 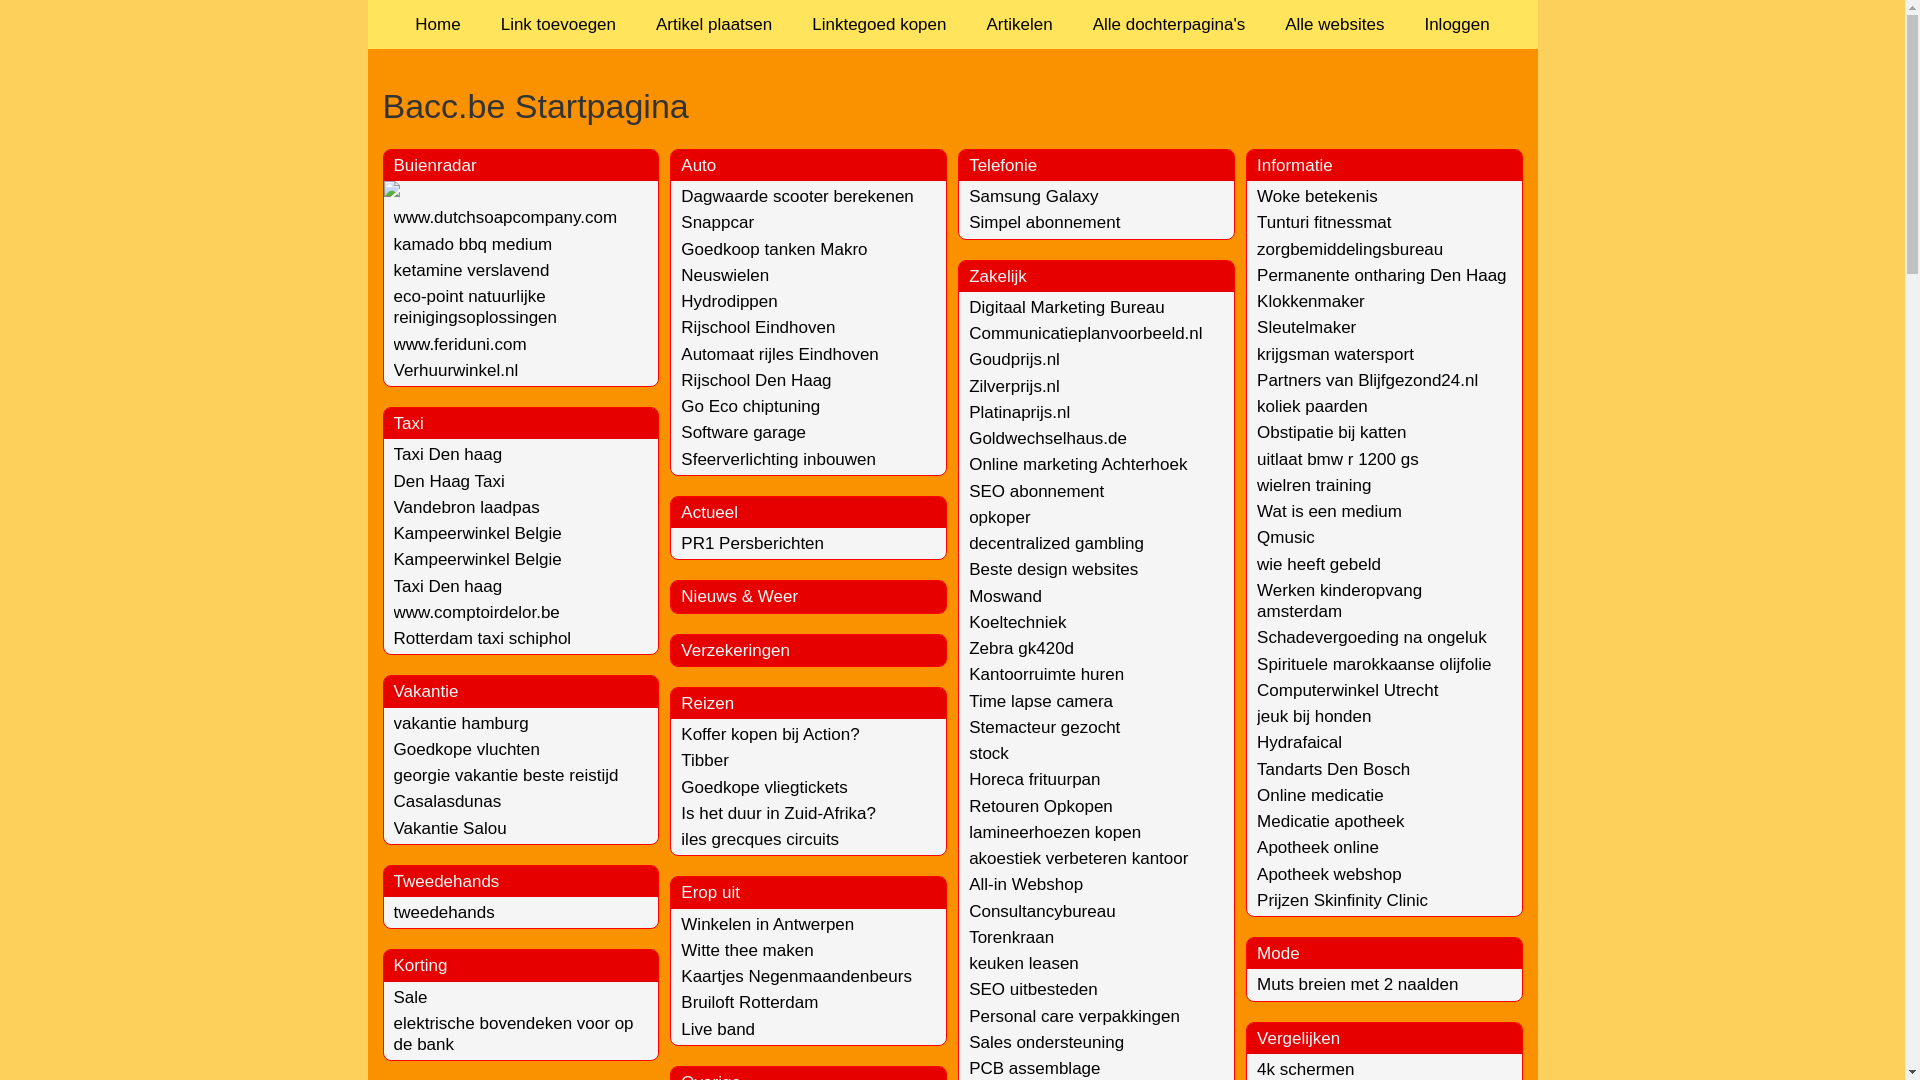 I want to click on 'Time lapse camera', so click(x=1040, y=700).